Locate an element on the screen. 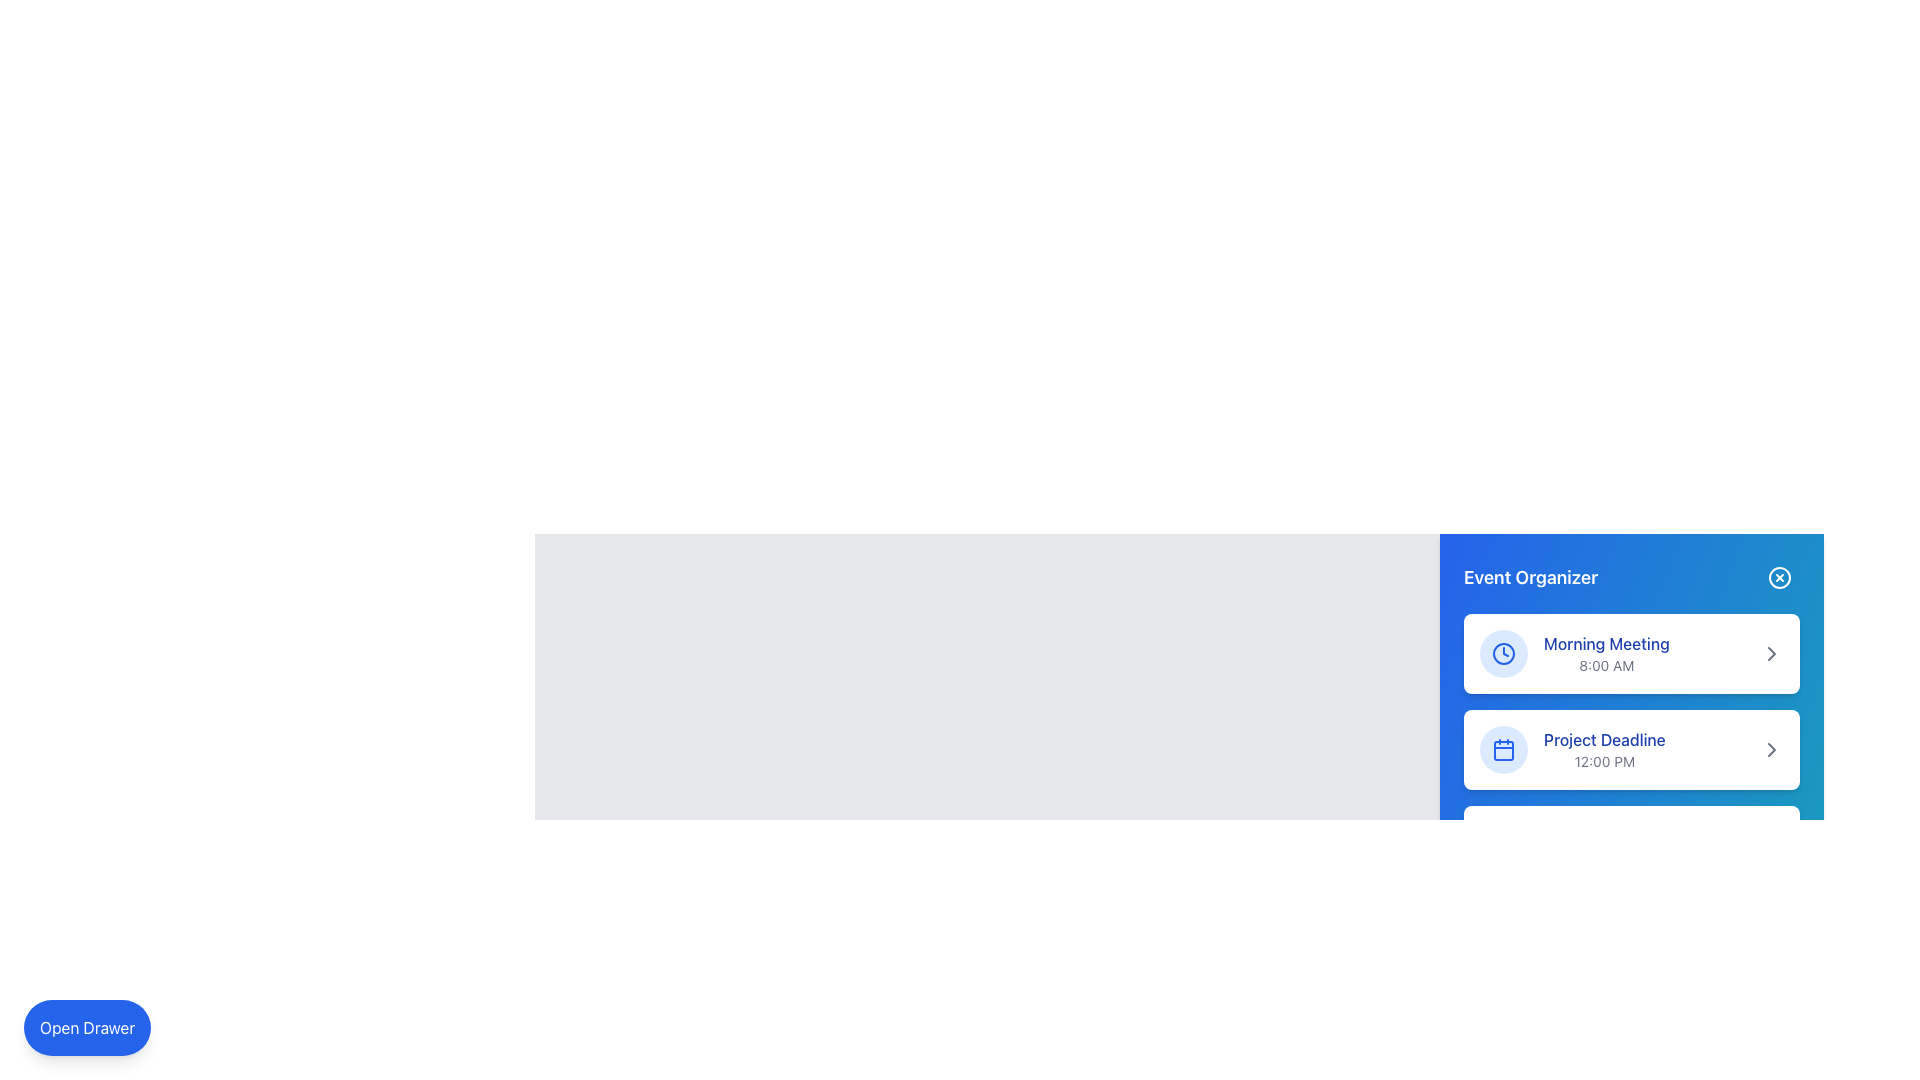  foreground SVG Circle that represents the time for the 'Morning Meeting' event within the clock icon in the Event Organizer section is located at coordinates (1503, 654).